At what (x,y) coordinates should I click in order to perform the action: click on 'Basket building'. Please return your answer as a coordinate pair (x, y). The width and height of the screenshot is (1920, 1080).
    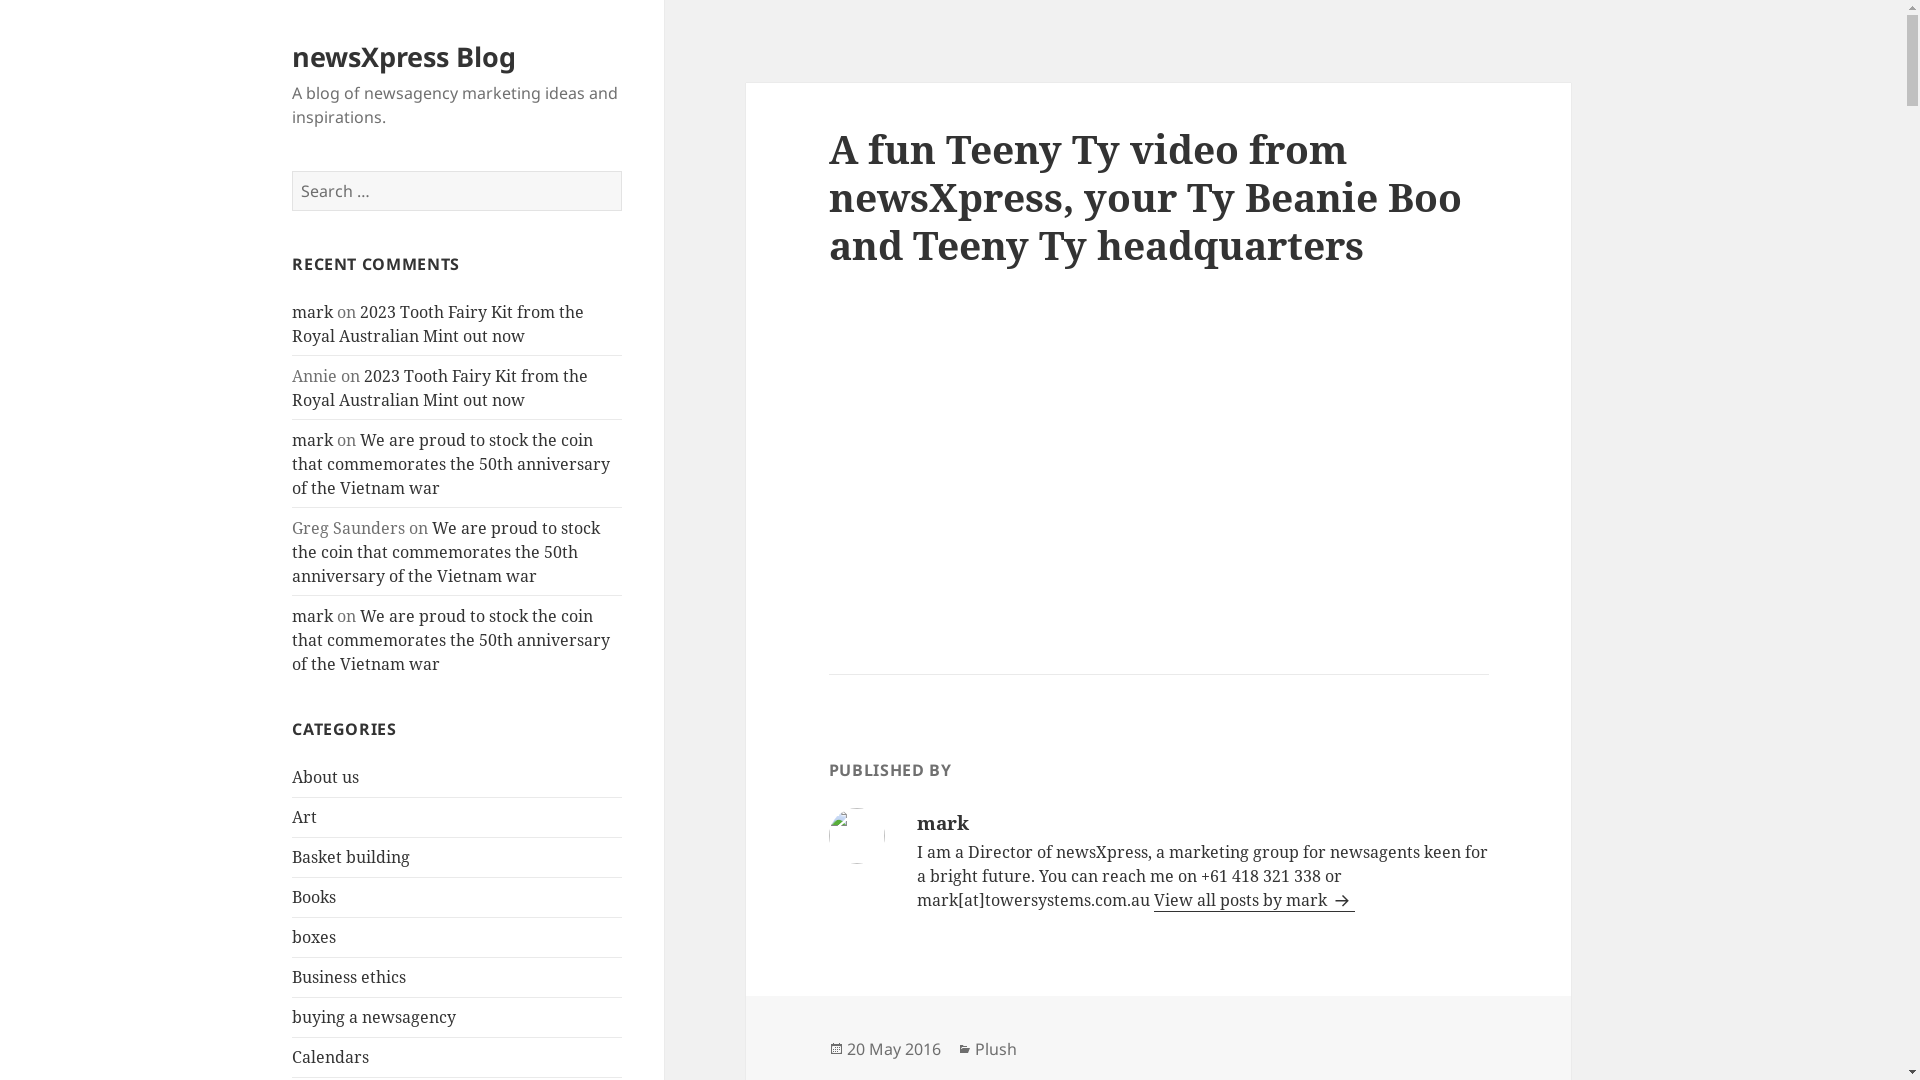
    Looking at the image, I should click on (350, 855).